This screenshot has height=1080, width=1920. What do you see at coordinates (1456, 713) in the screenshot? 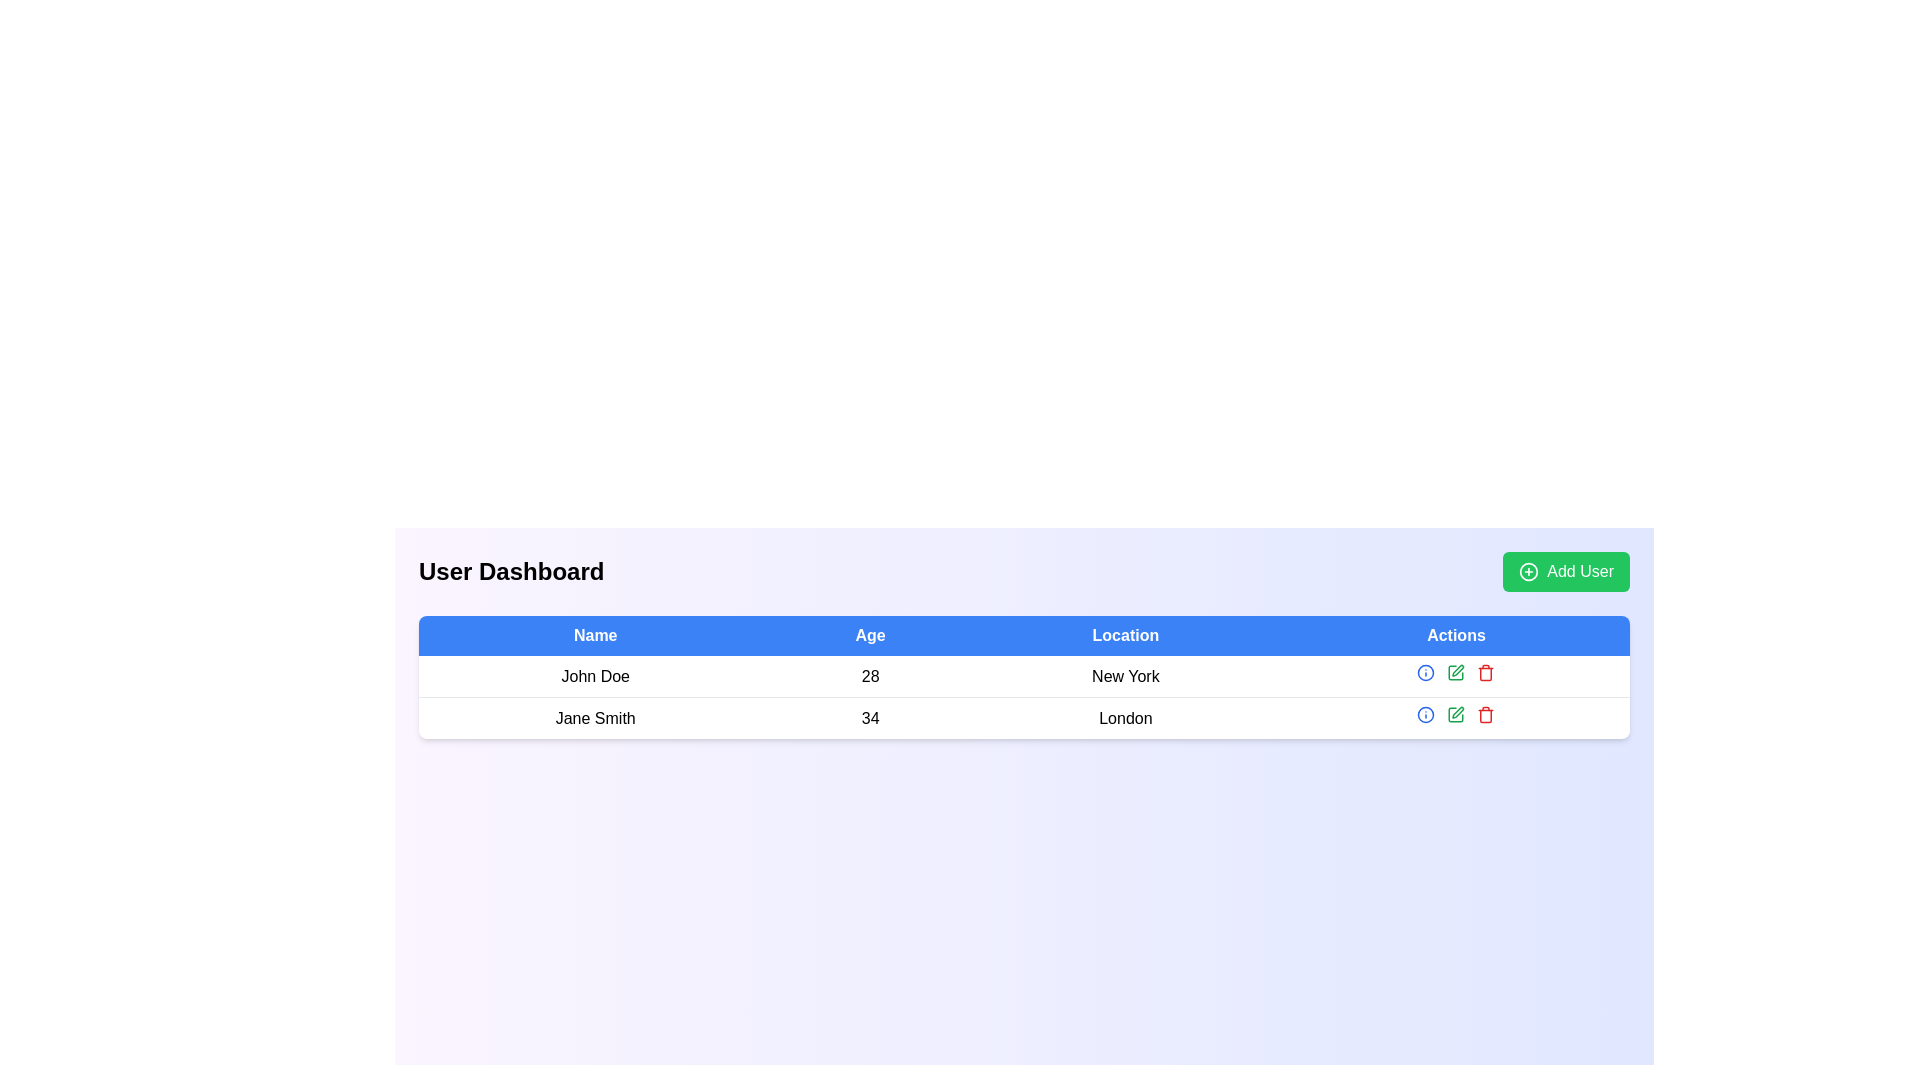
I see `the 'Edit' icon, which features a pen symbol and contains a line segment representing an edge, located in the 'Actions' column of the second row of the table` at bounding box center [1456, 713].